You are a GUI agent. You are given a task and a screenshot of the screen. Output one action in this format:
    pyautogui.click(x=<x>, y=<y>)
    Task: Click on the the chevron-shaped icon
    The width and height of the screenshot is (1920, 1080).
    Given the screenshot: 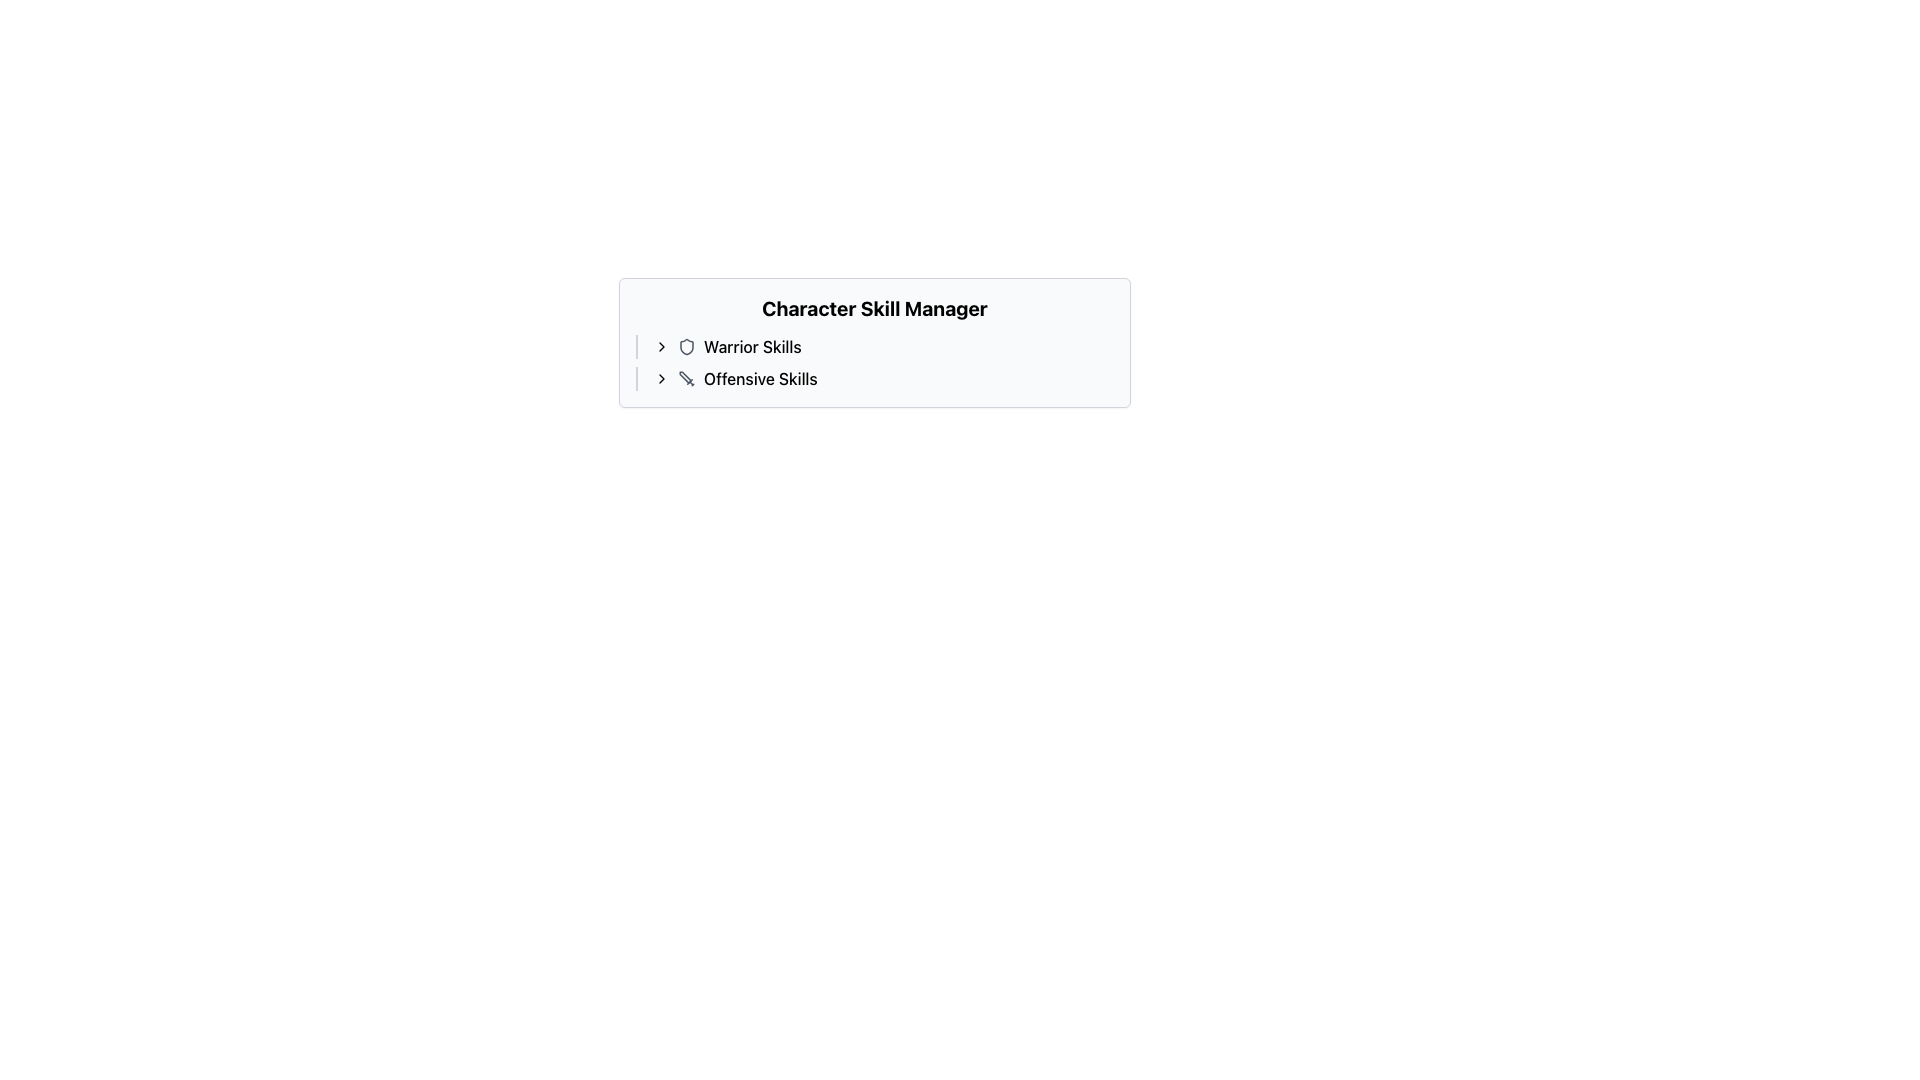 What is the action you would take?
    pyautogui.click(x=662, y=378)
    